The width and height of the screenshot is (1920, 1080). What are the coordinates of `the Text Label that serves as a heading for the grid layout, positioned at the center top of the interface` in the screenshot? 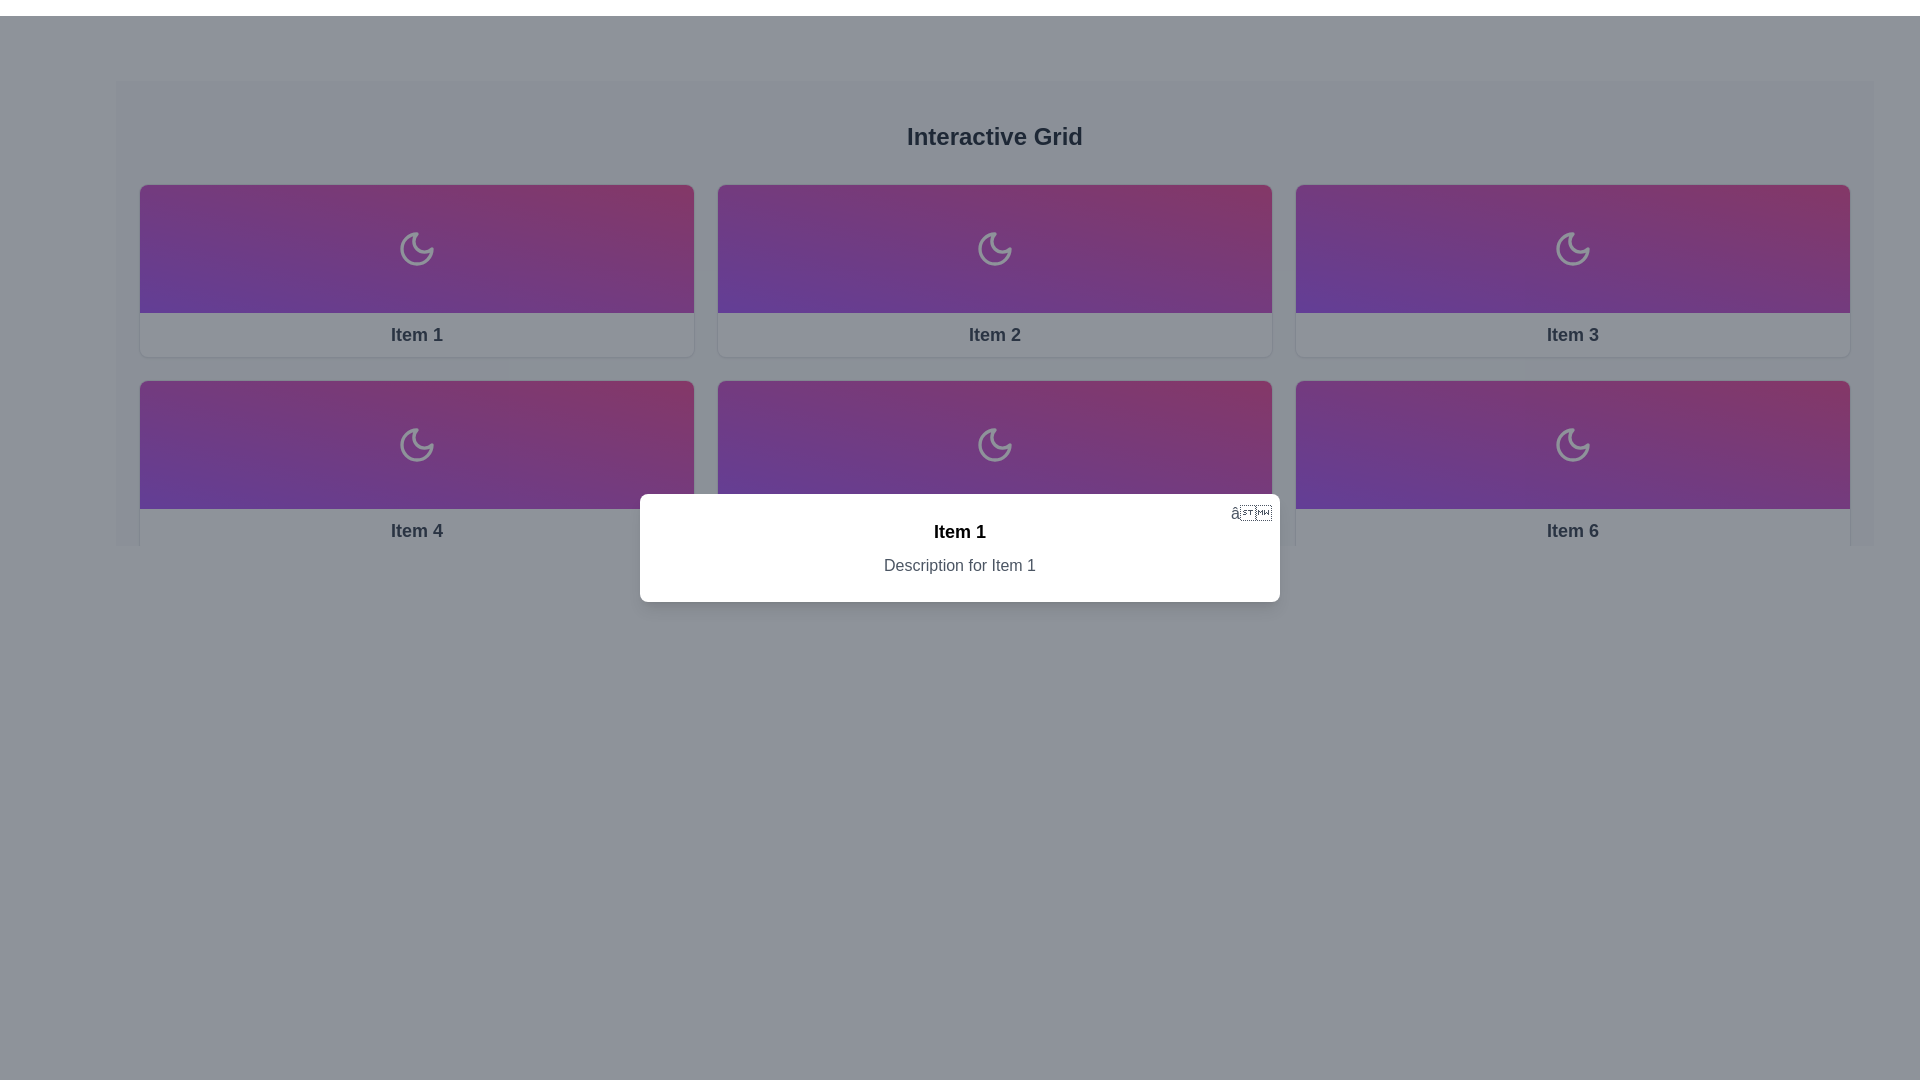 It's located at (994, 136).